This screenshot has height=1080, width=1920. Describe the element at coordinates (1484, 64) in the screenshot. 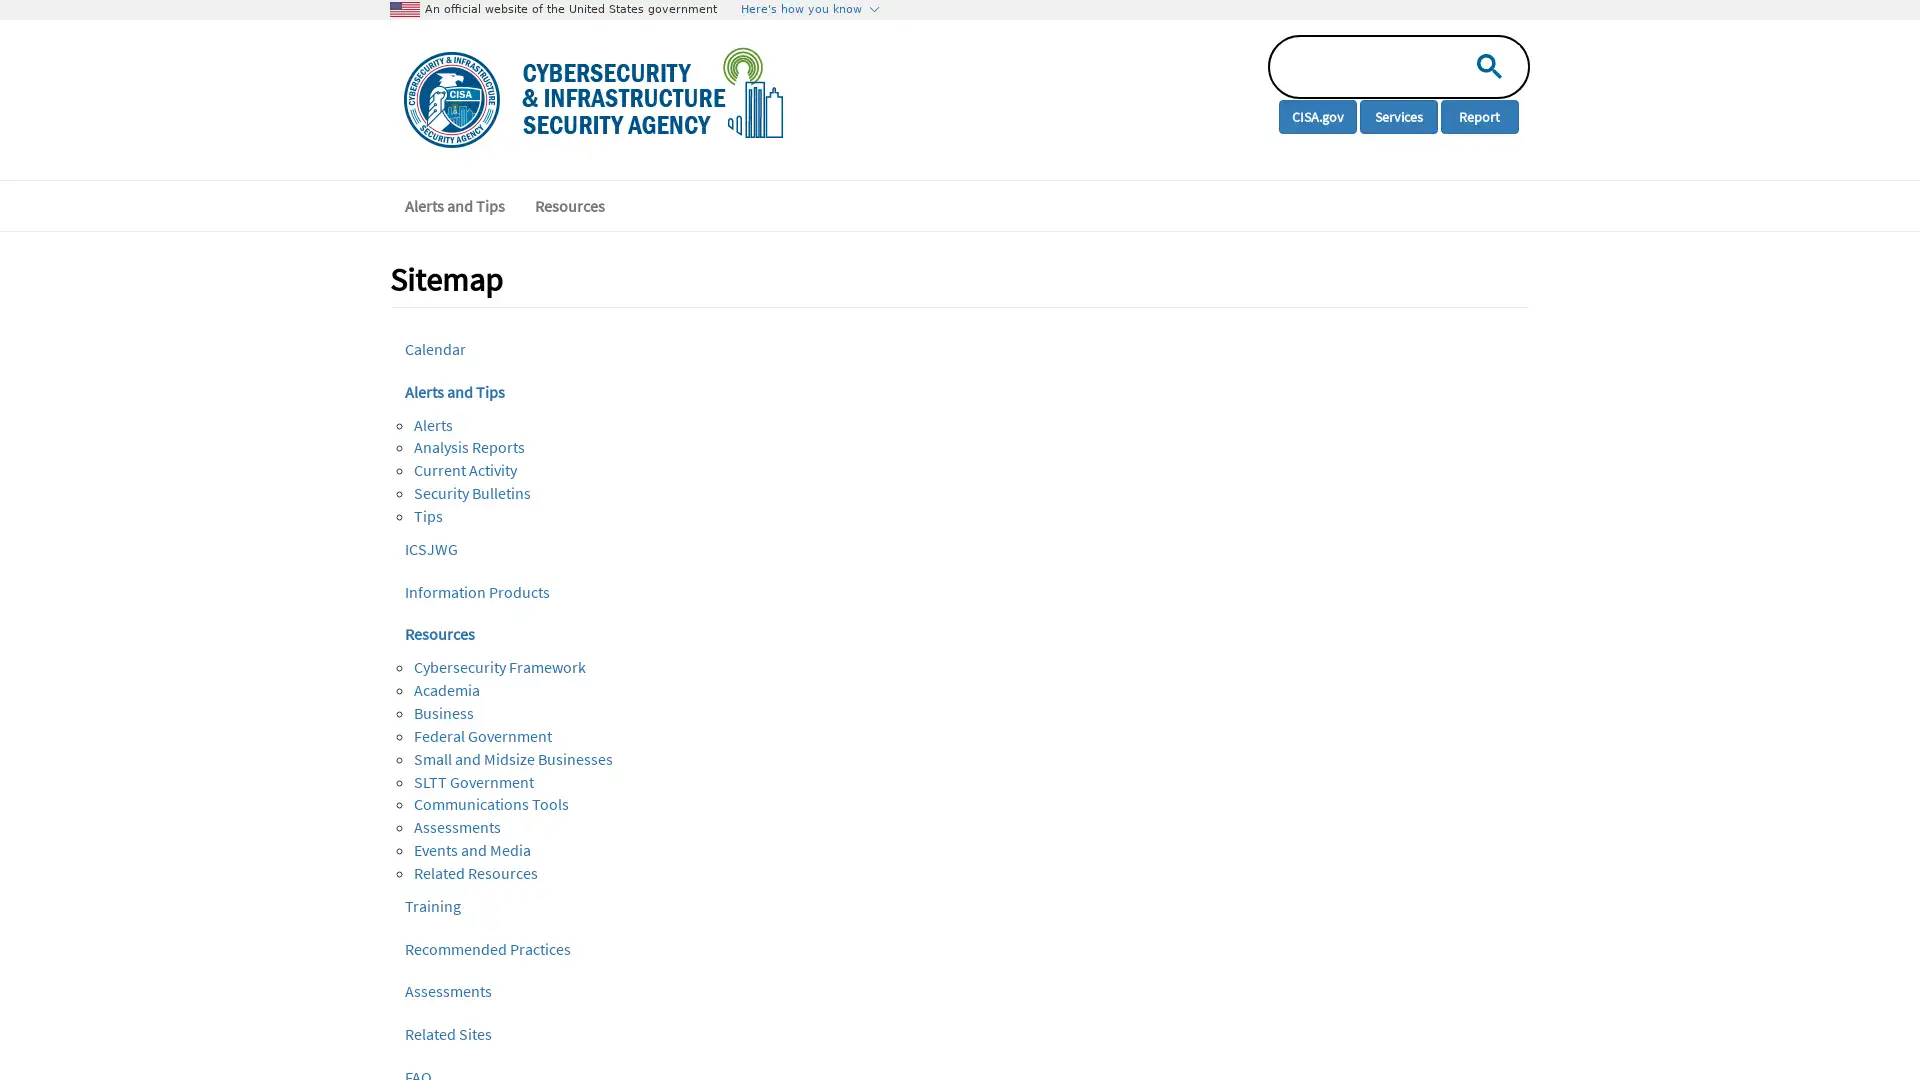

I see `search` at that location.